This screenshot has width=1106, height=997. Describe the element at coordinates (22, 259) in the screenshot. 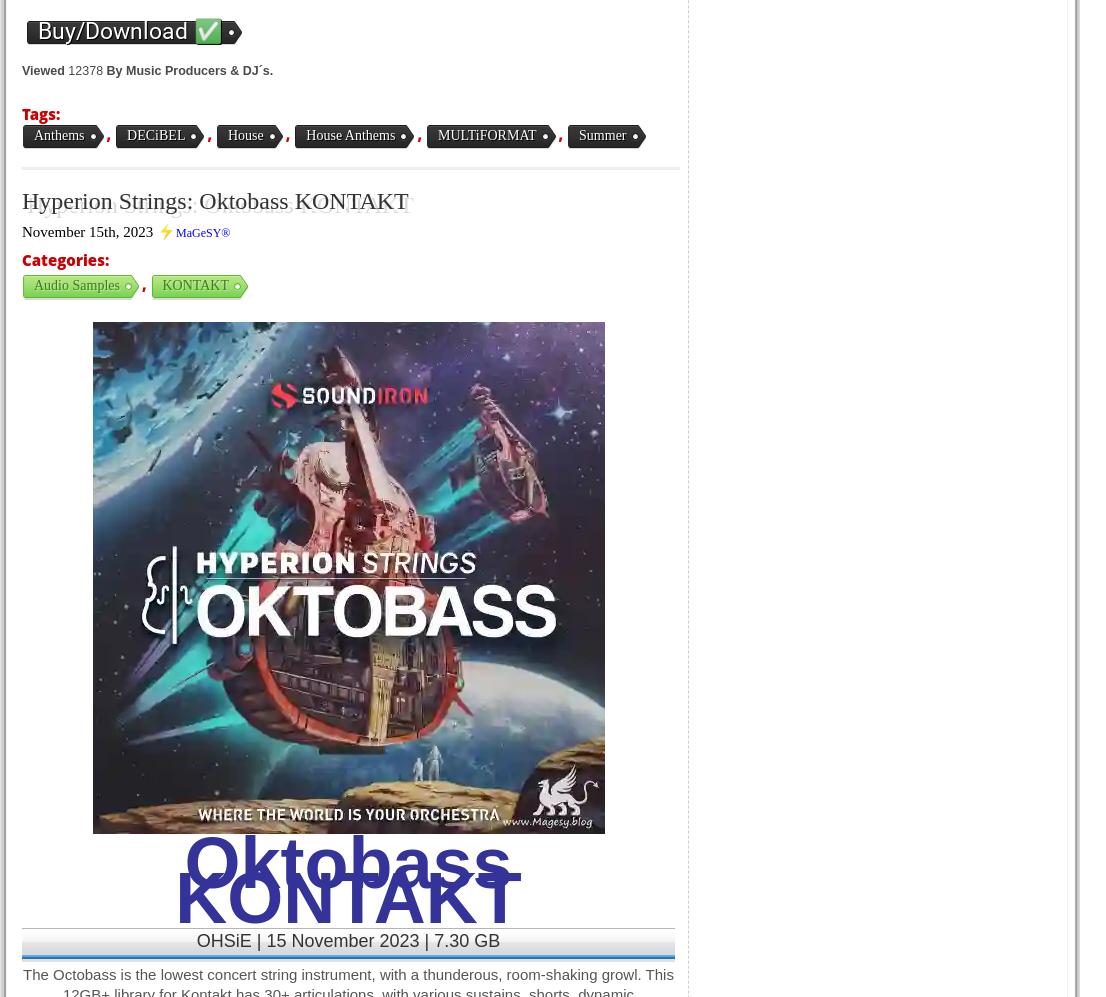

I see `'Categories:'` at that location.